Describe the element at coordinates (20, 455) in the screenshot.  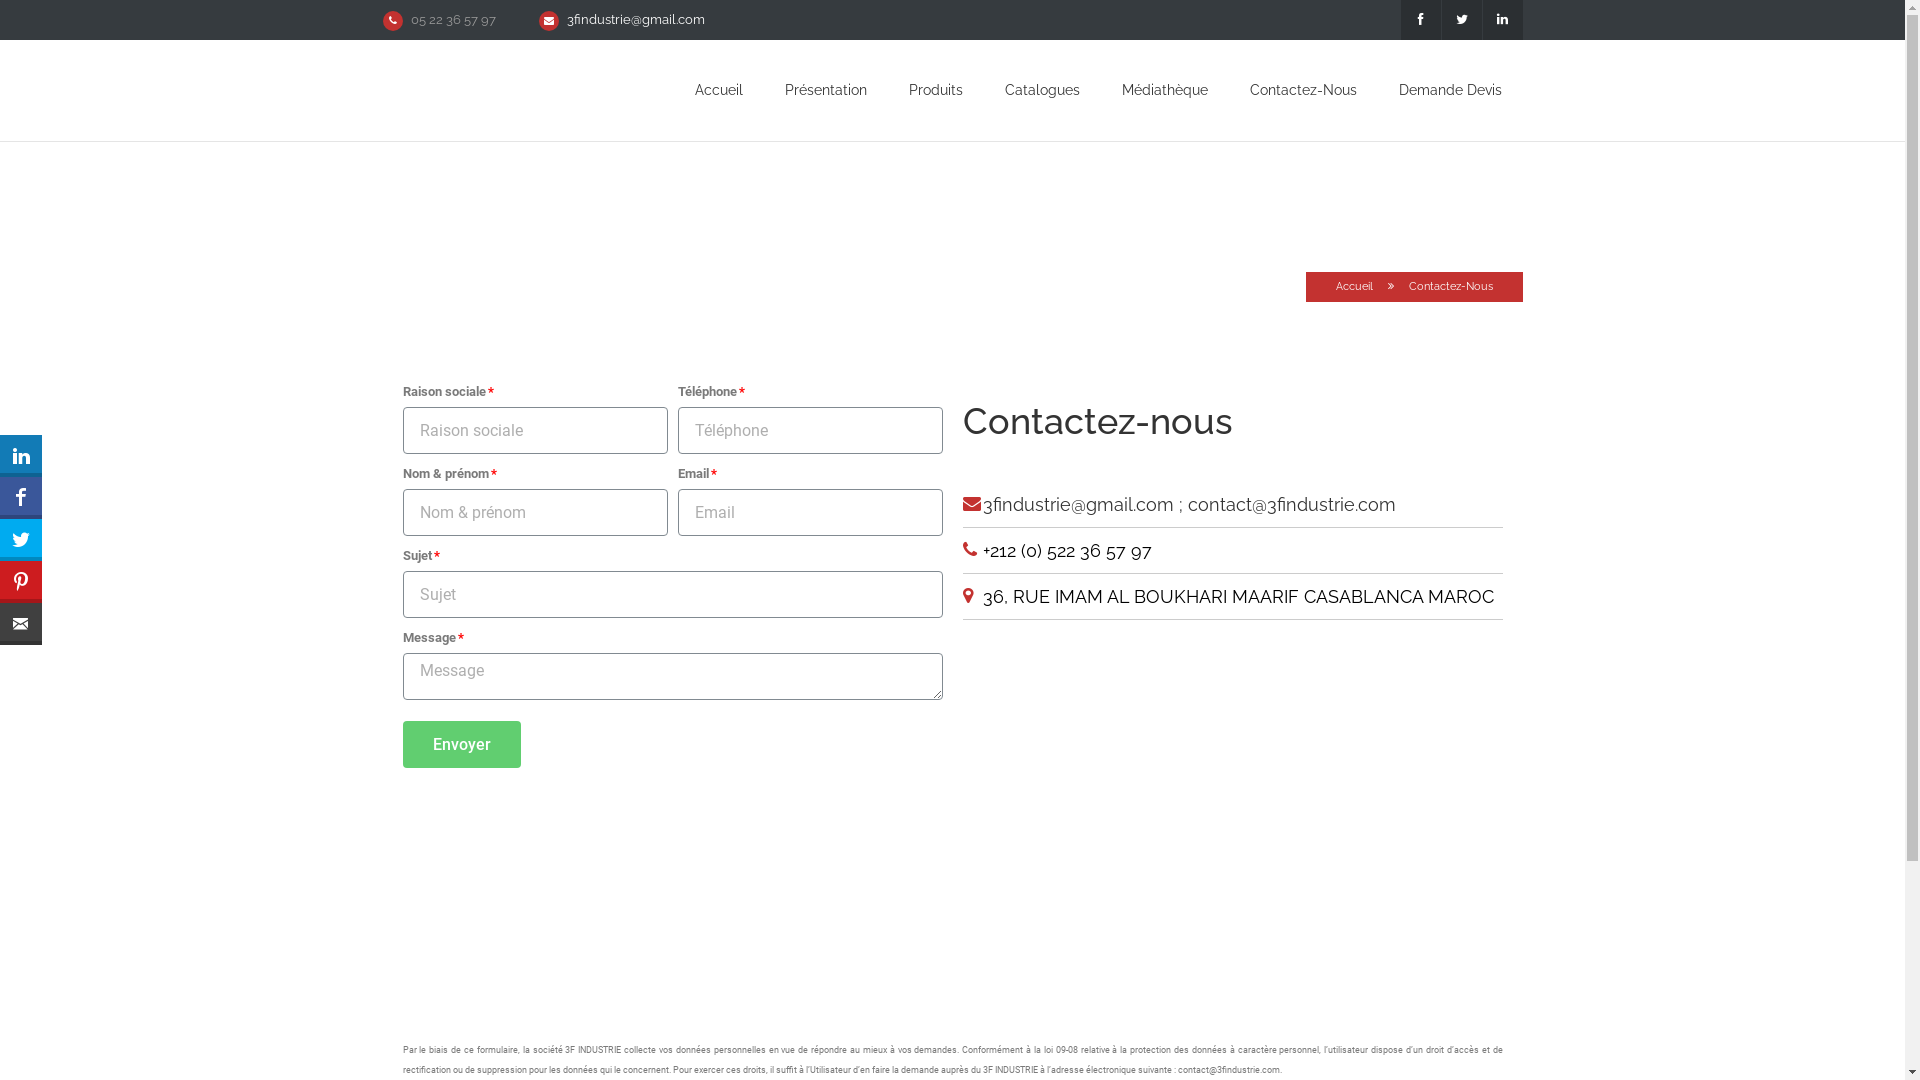
I see `'Share on LinkedIn'` at that location.